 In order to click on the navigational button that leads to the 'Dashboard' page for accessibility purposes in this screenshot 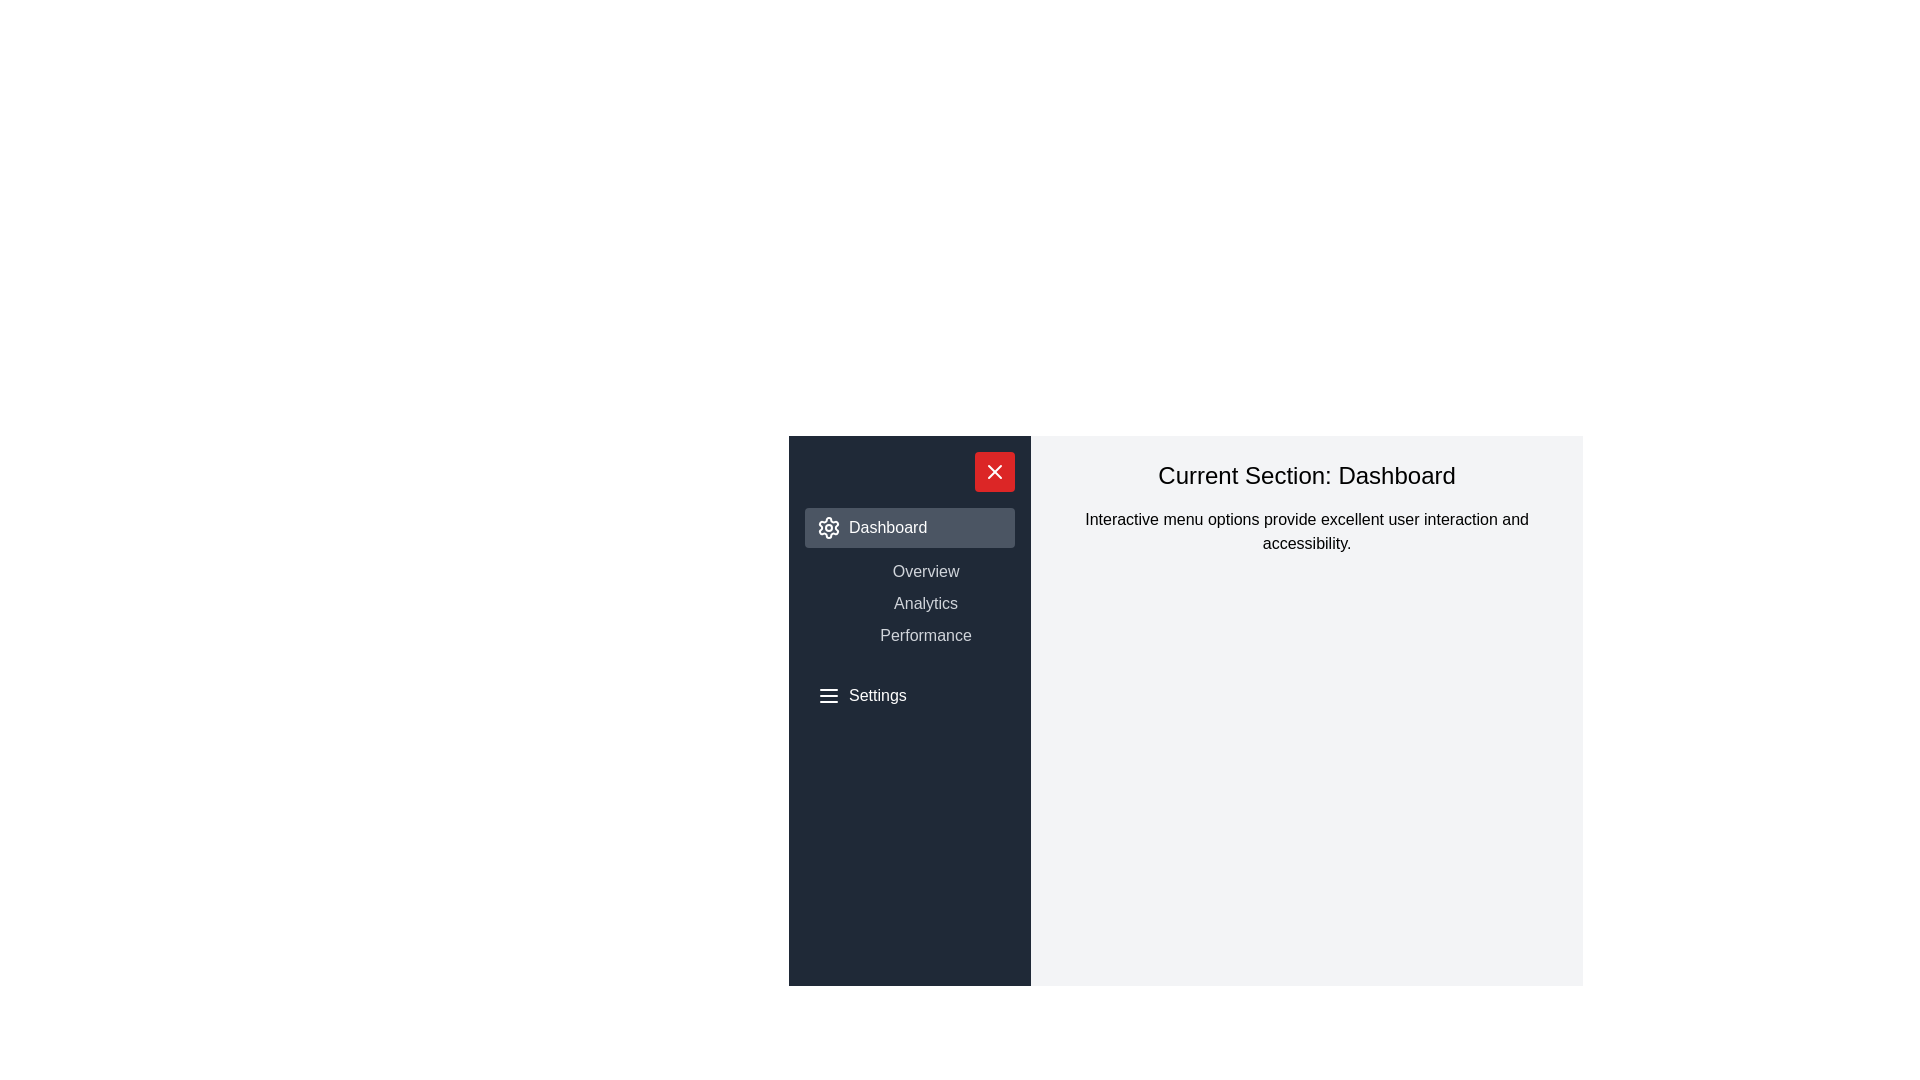, I will do `click(909, 527)`.